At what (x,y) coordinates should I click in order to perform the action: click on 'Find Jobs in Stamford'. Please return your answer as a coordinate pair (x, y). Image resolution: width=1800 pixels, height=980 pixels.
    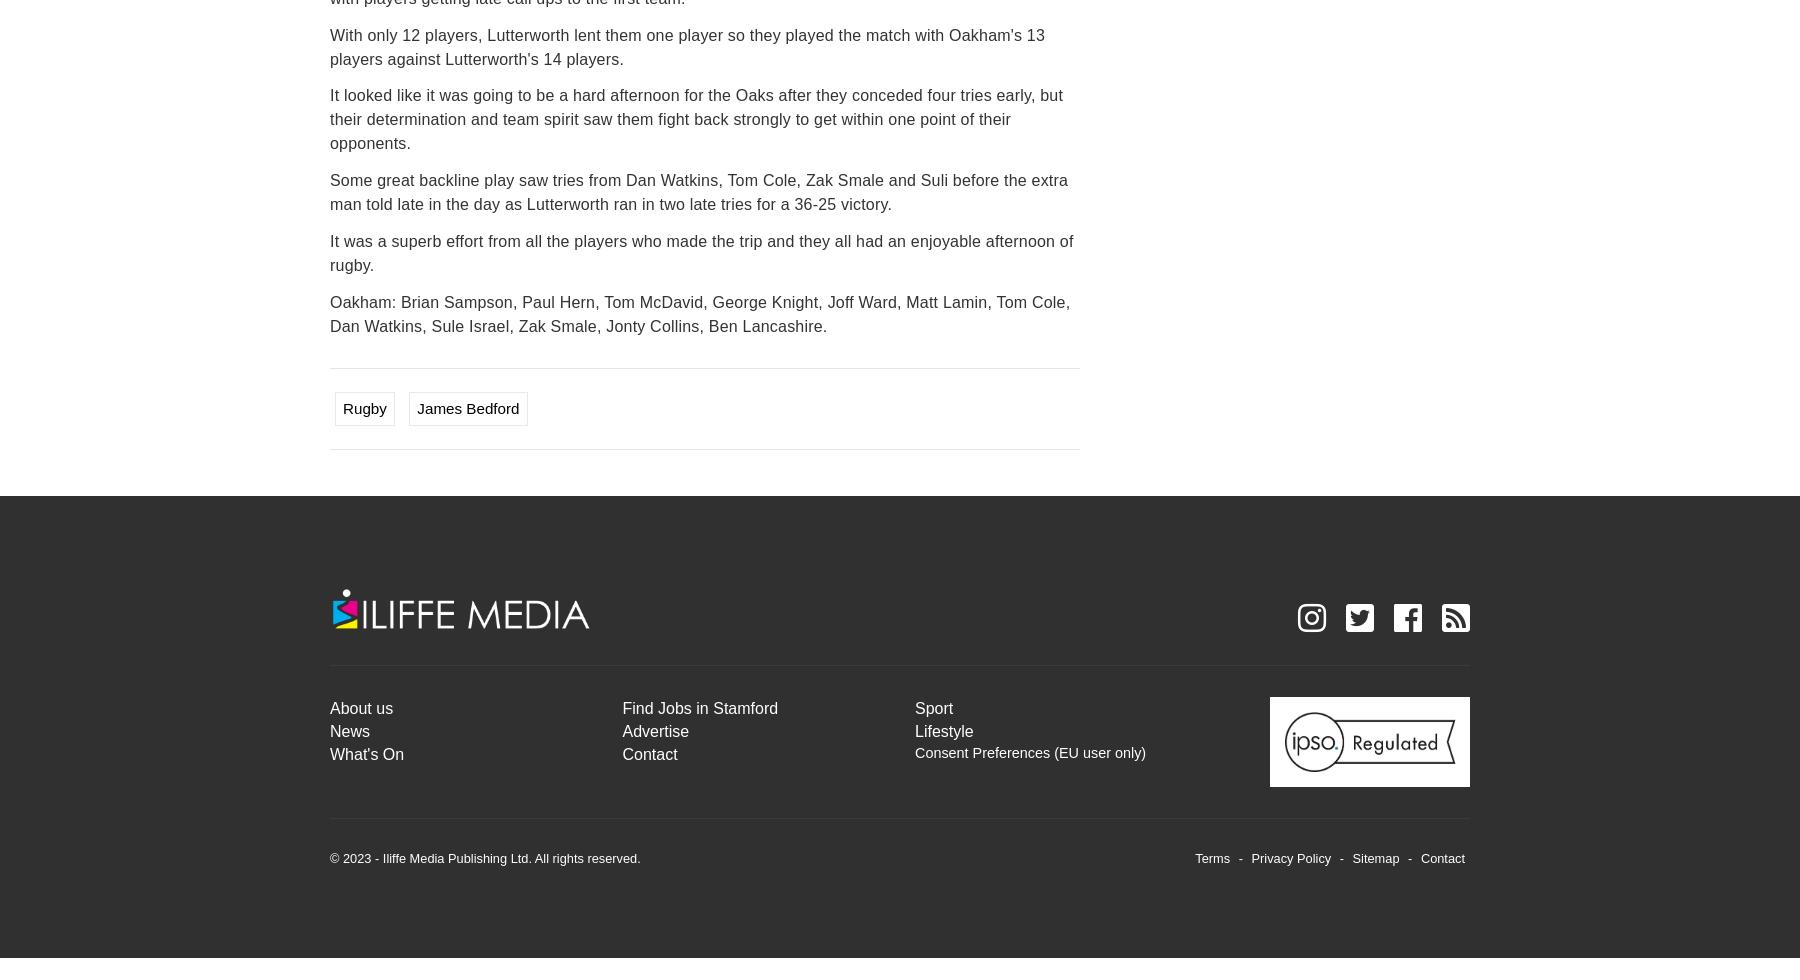
    Looking at the image, I should click on (699, 707).